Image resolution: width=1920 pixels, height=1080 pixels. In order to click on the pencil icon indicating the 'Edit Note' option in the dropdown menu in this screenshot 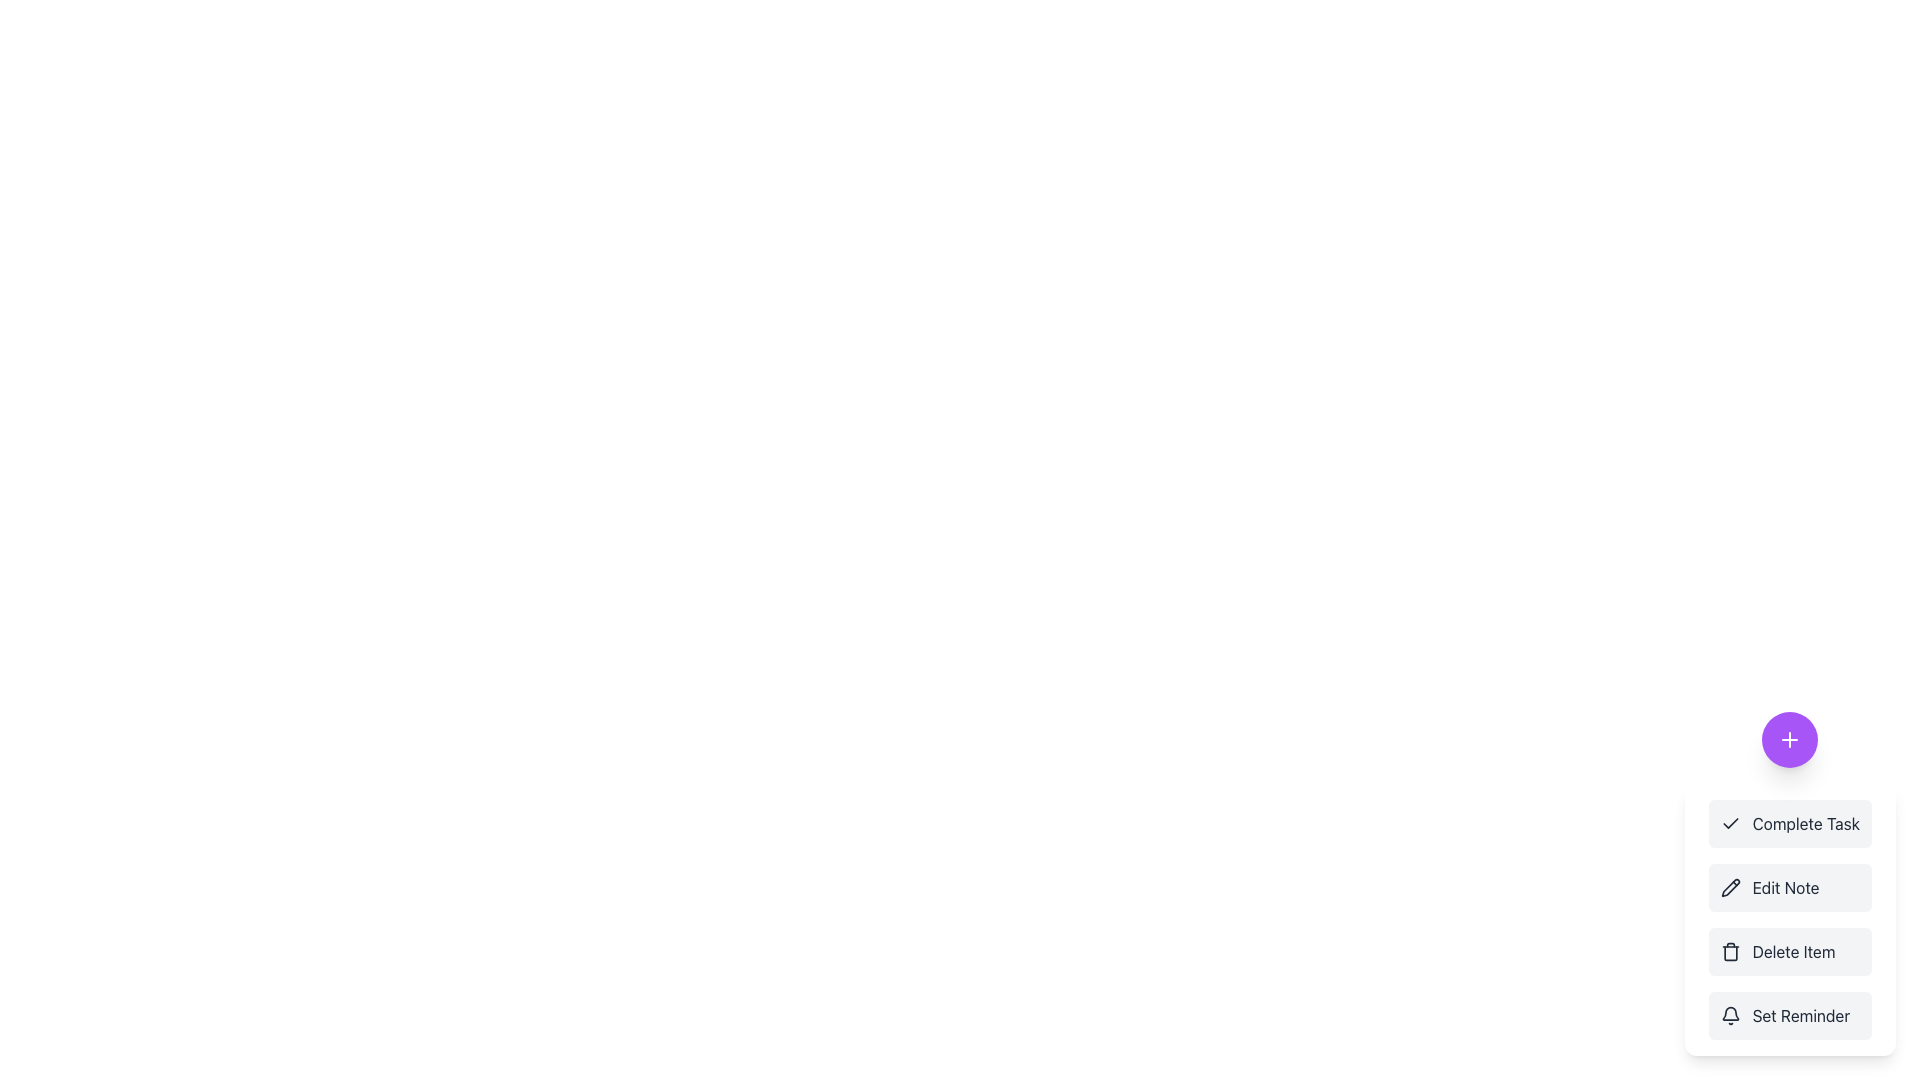, I will do `click(1729, 886)`.